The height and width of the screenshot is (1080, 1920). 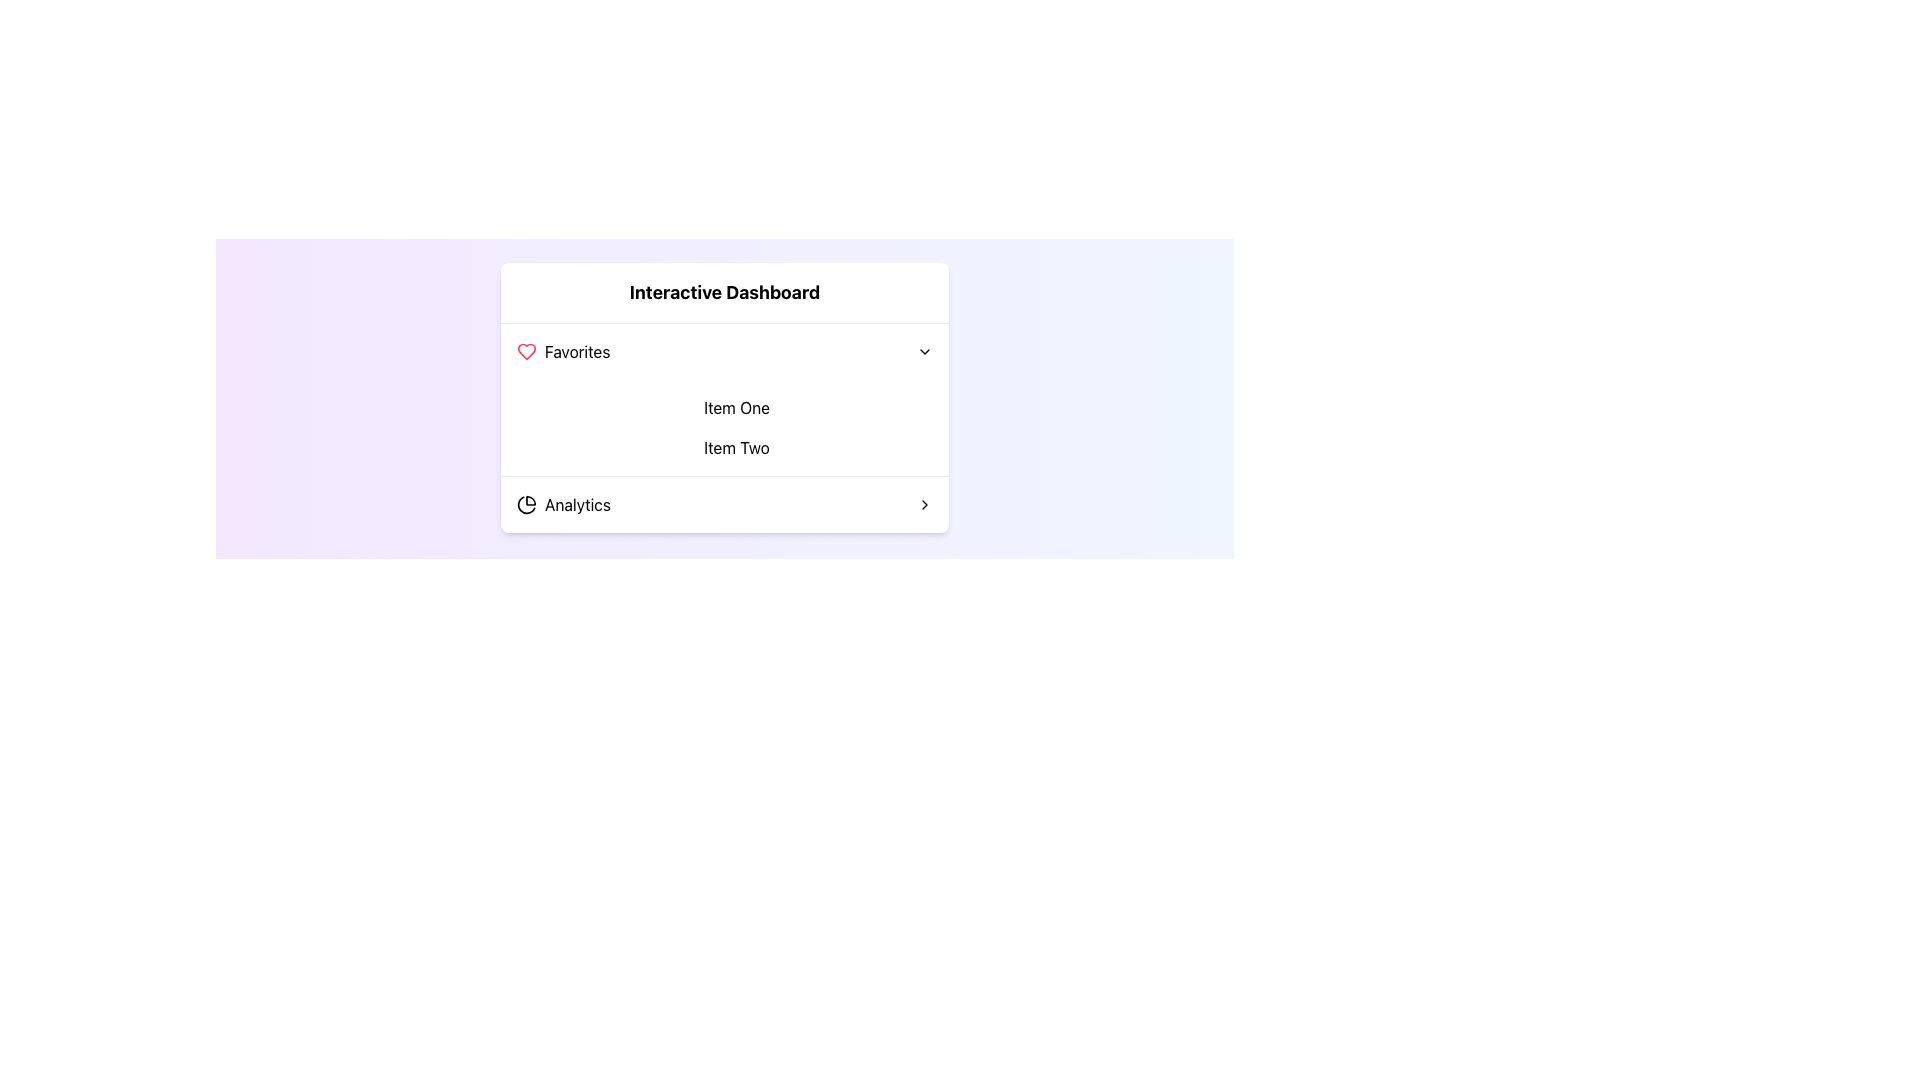 What do you see at coordinates (527, 350) in the screenshot?
I see `the 'Favorites' SVG icon located to the left of the 'Favorites' label in the top section of the 'Interactive Dashboard' card component` at bounding box center [527, 350].